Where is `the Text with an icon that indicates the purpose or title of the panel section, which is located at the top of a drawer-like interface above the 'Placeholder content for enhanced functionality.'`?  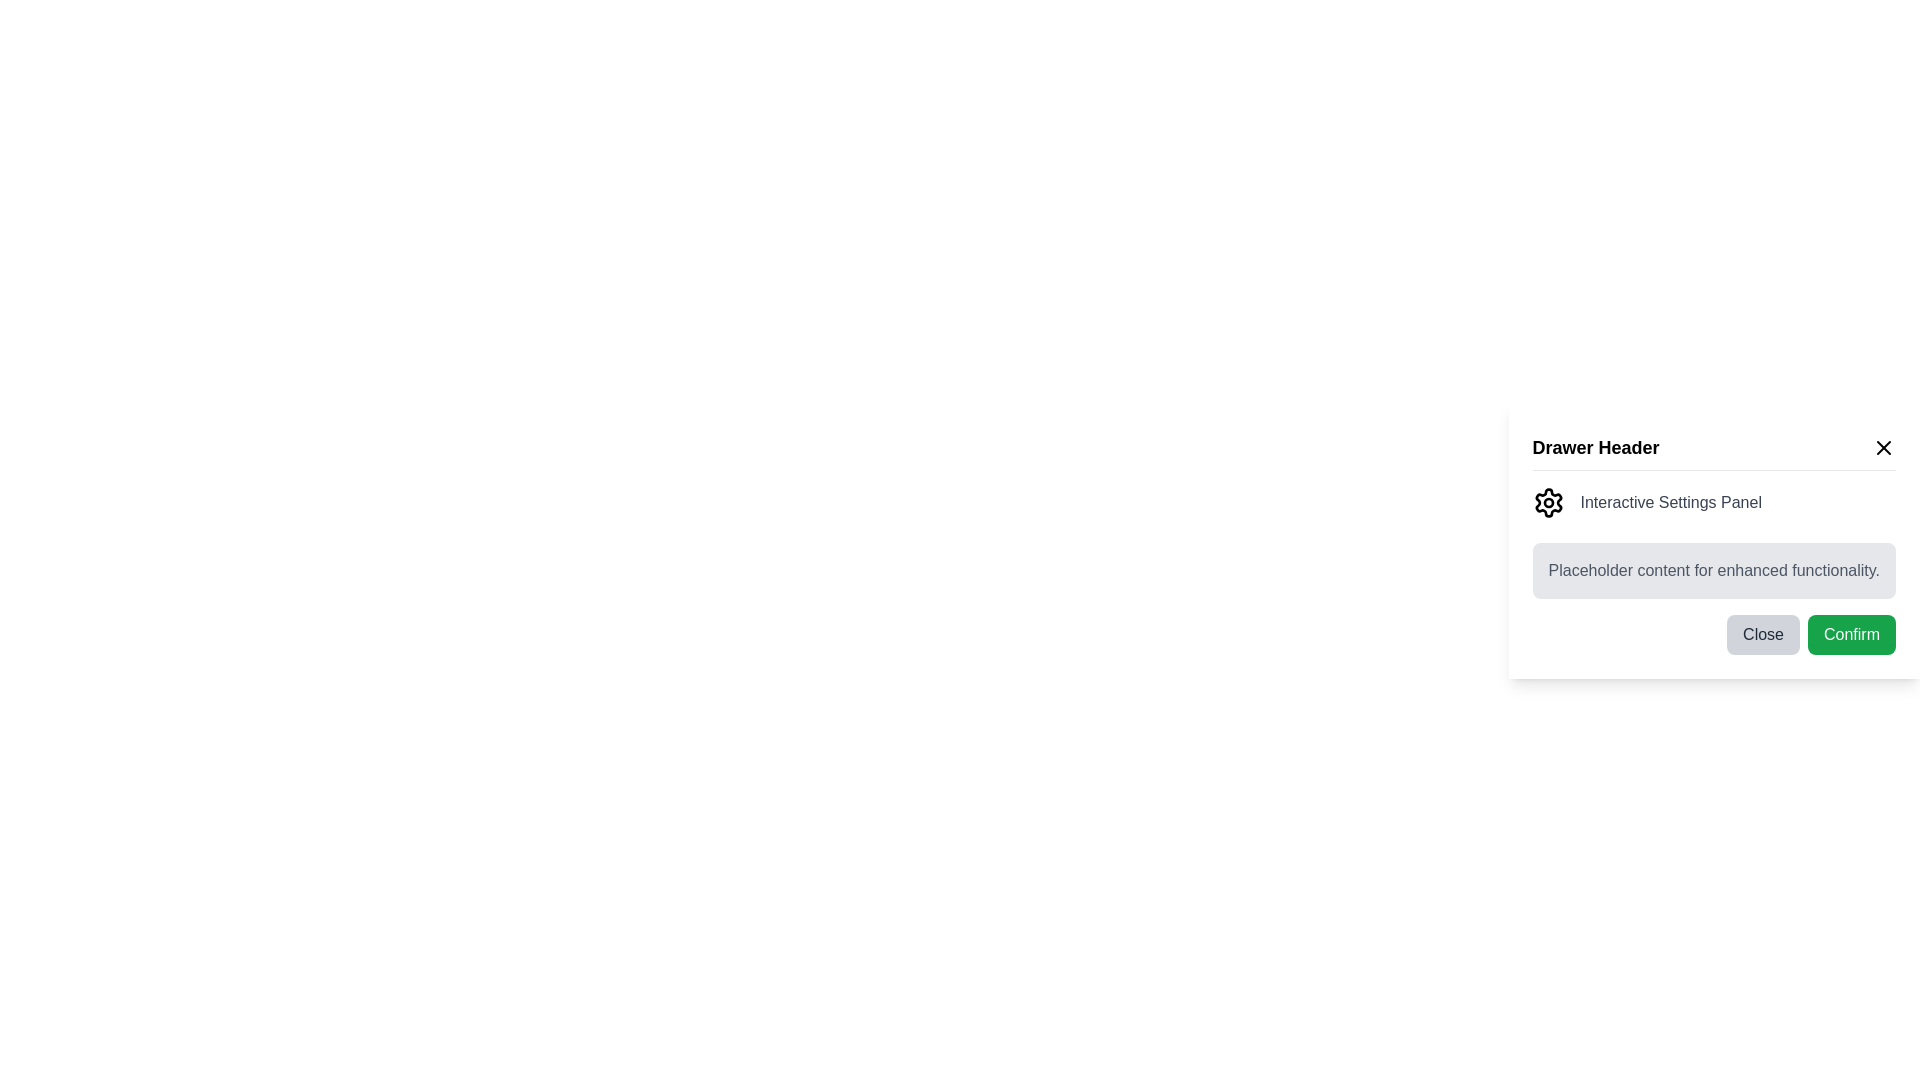 the Text with an icon that indicates the purpose or title of the panel section, which is located at the top of a drawer-like interface above the 'Placeholder content for enhanced functionality.' is located at coordinates (1713, 501).